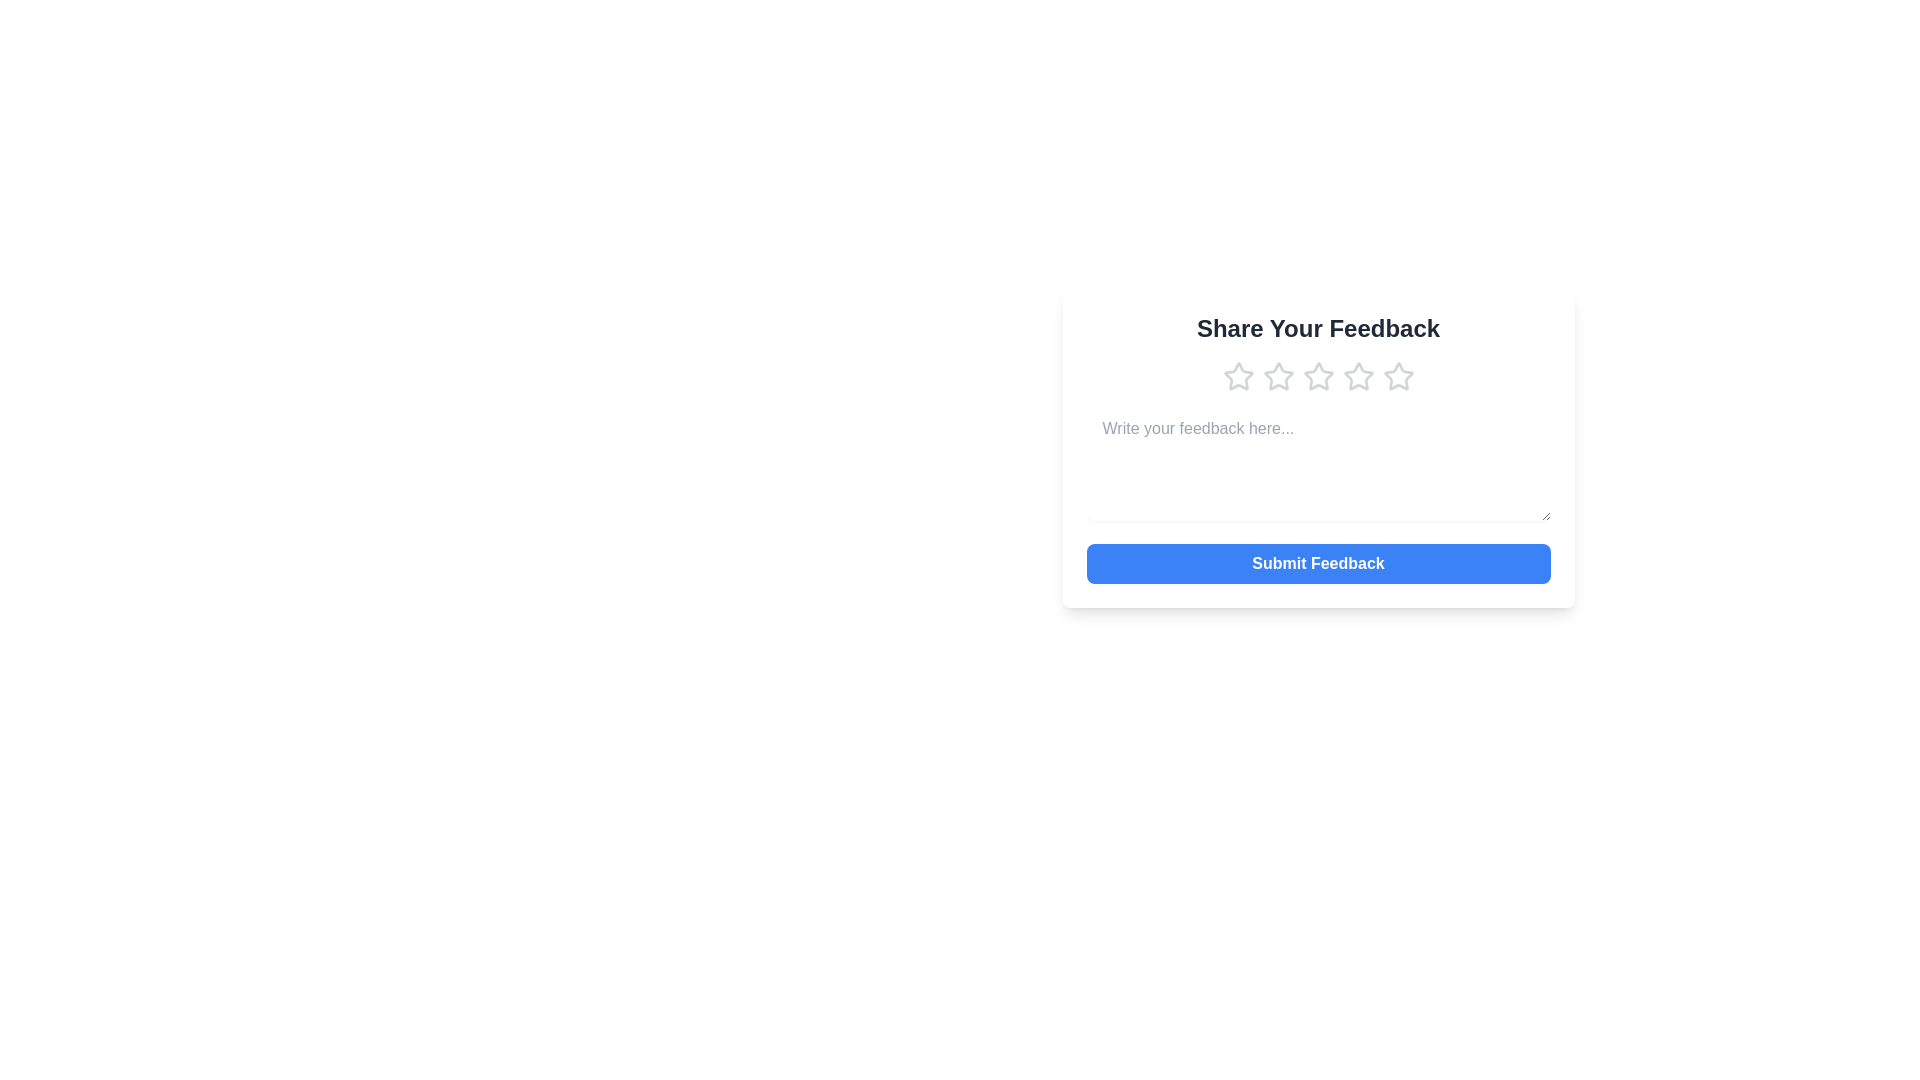  I want to click on the second star-shaped Rating Star Icon in the feedback interface, so click(1276, 375).